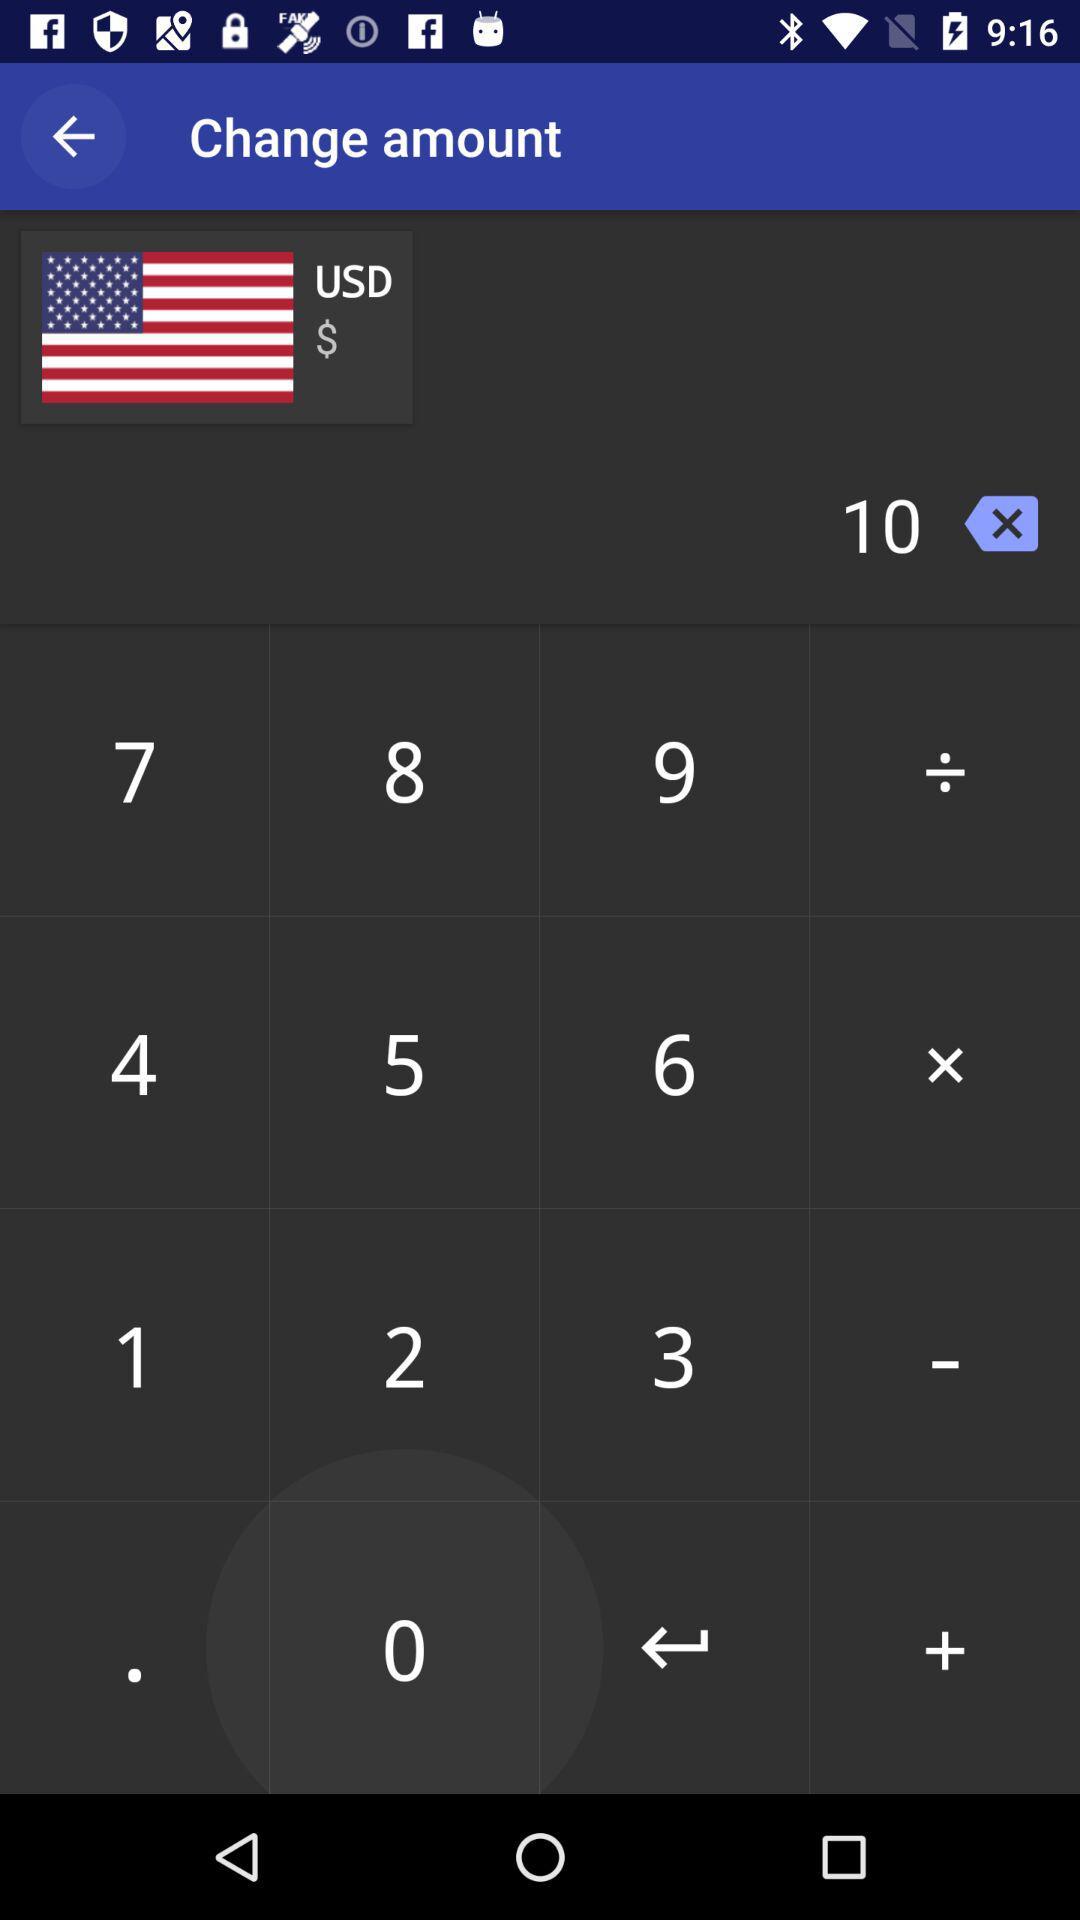 The width and height of the screenshot is (1080, 1920). Describe the element at coordinates (1001, 523) in the screenshot. I see `the icon to the right of 10 item` at that location.